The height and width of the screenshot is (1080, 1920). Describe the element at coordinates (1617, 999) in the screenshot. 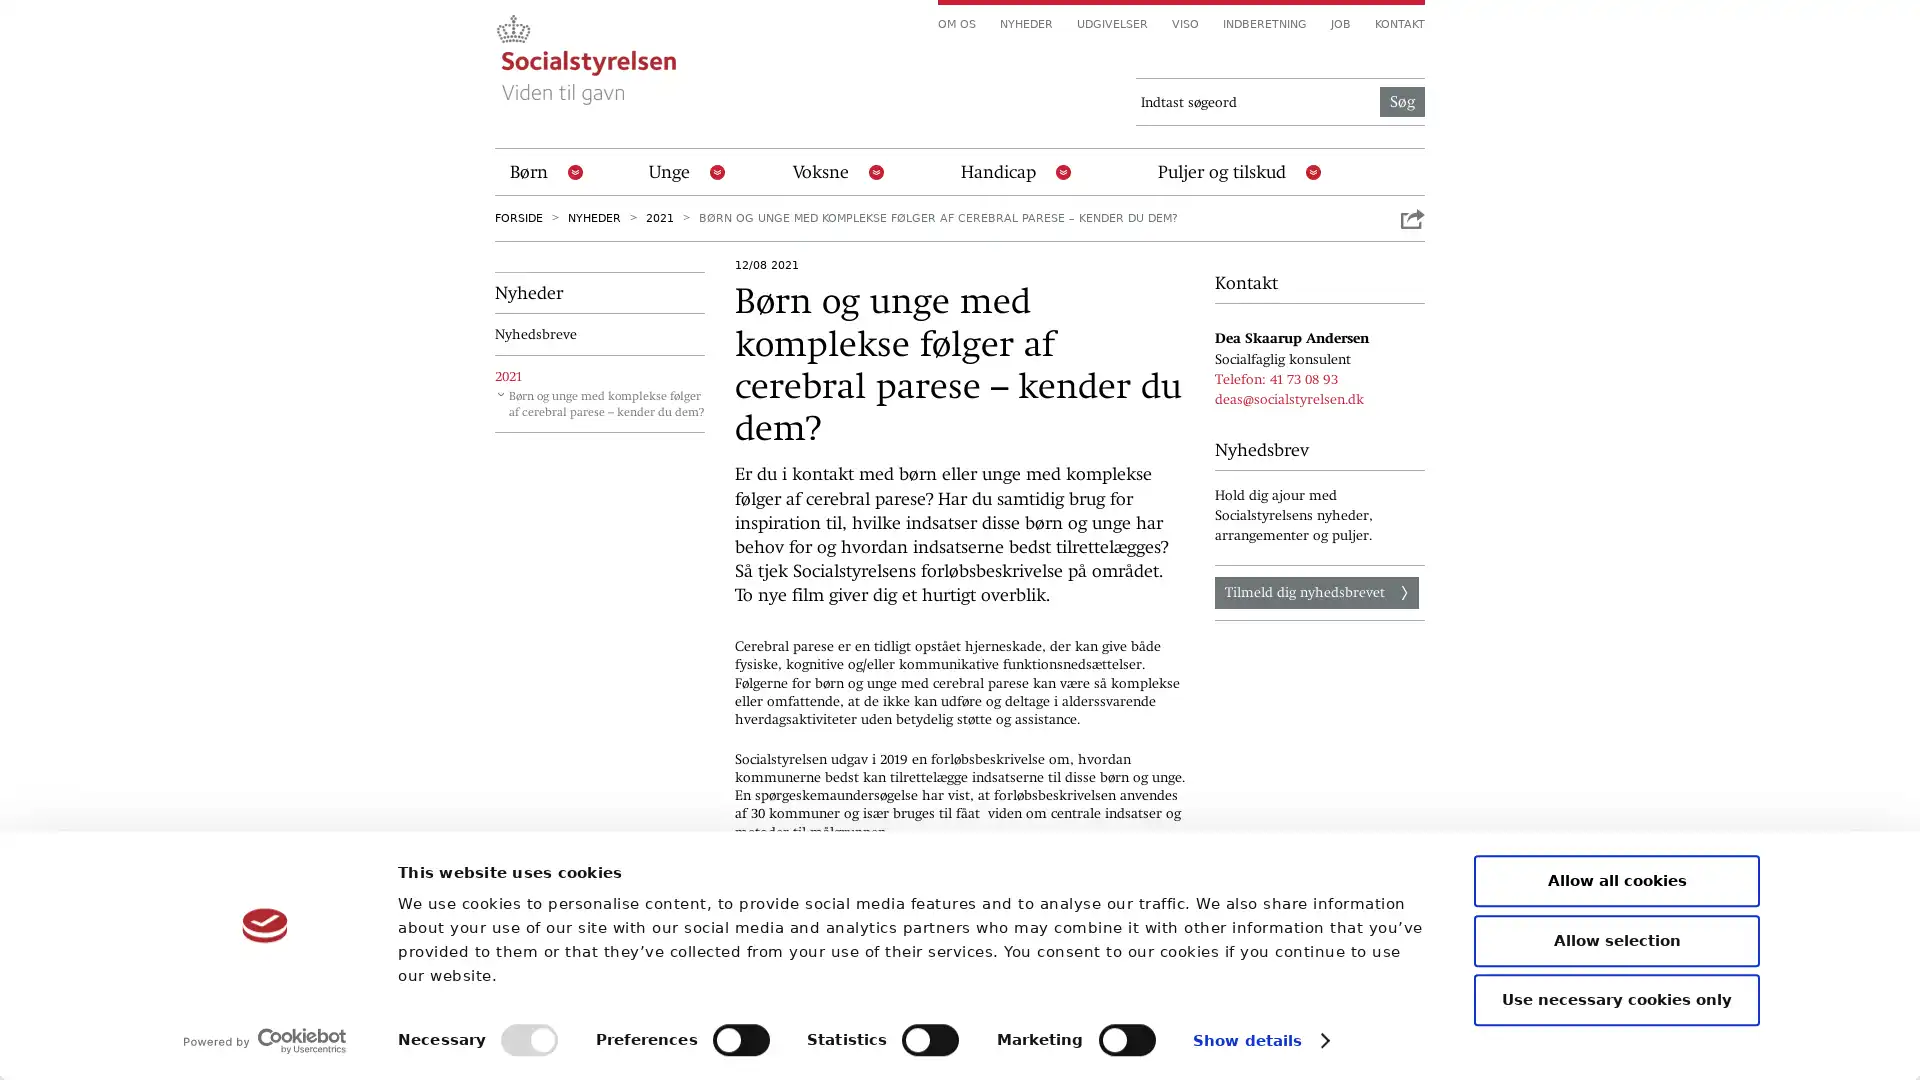

I see `Use necessary cookies only` at that location.